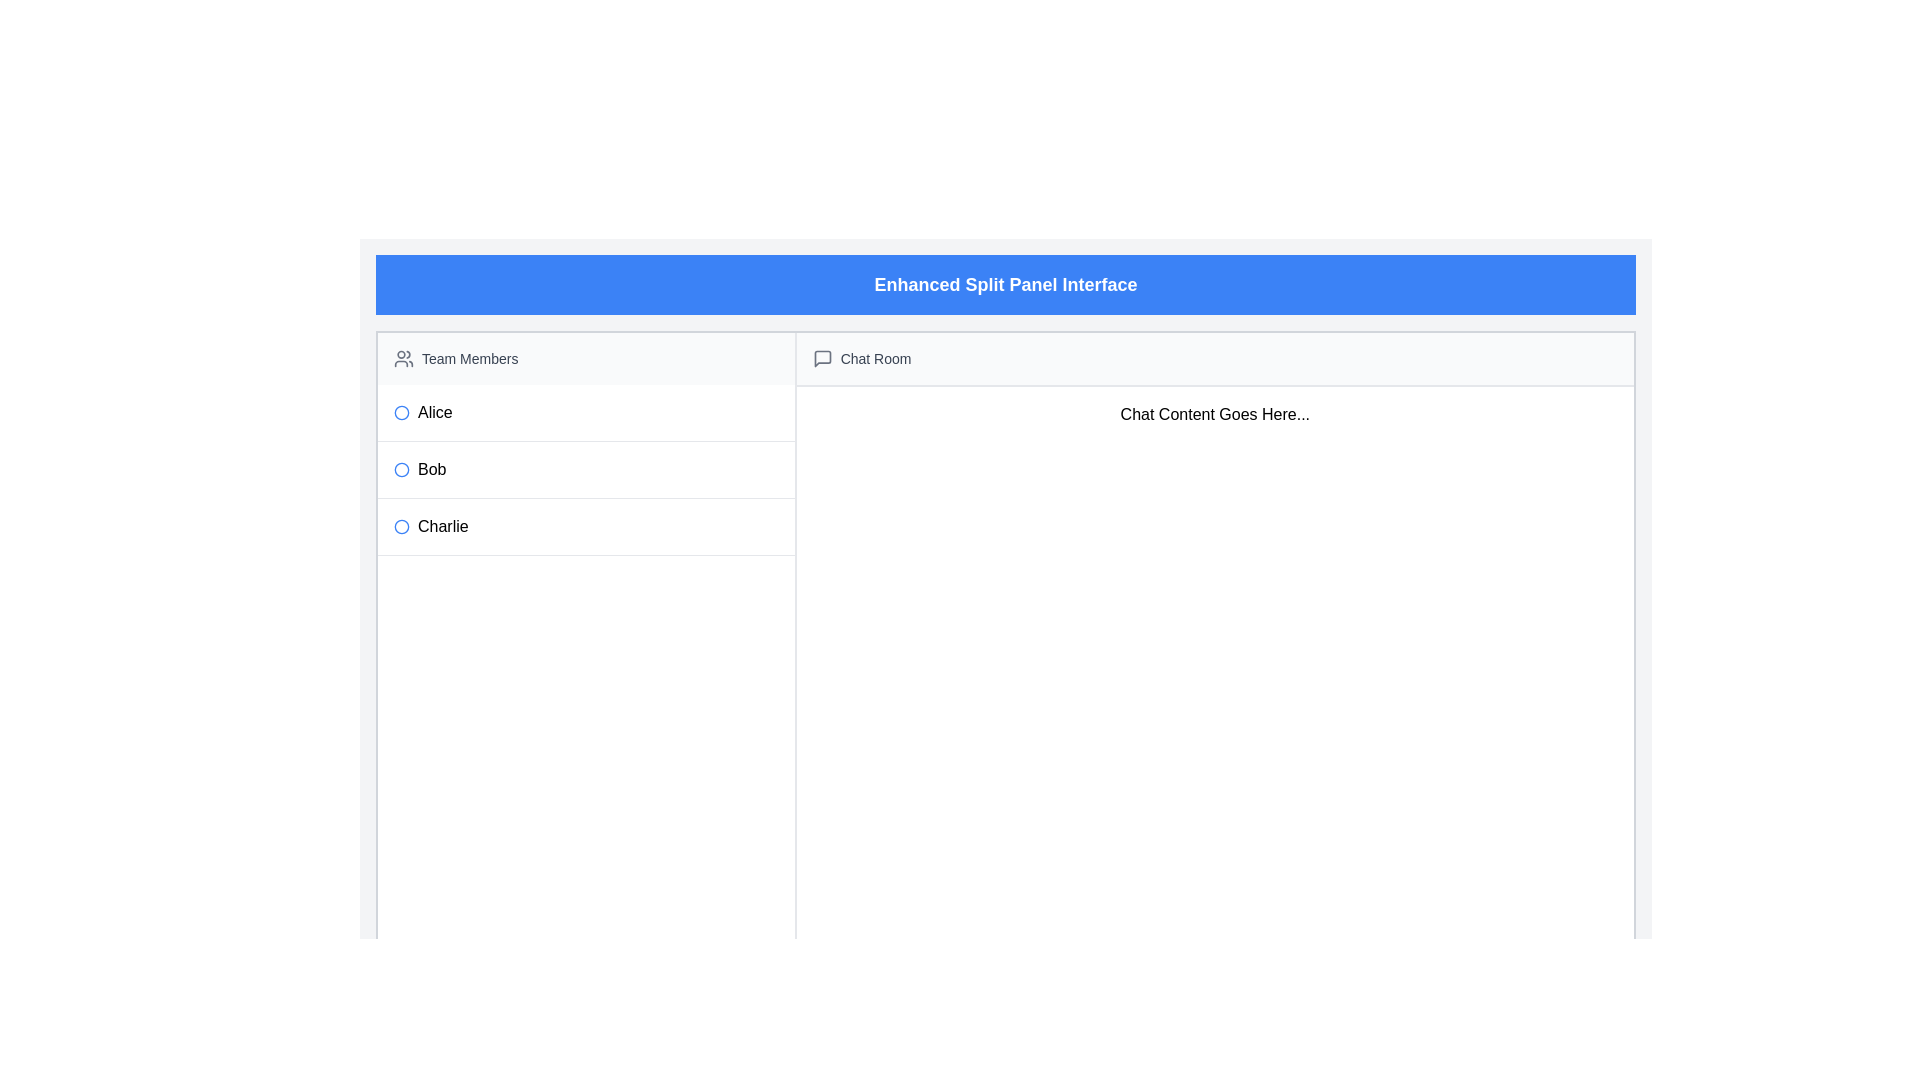 This screenshot has width=1920, height=1080. What do you see at coordinates (1006, 285) in the screenshot?
I see `the Header element with a blue background and bold white text 'Enhanced Split Panel Interface' located at the top of the interface` at bounding box center [1006, 285].